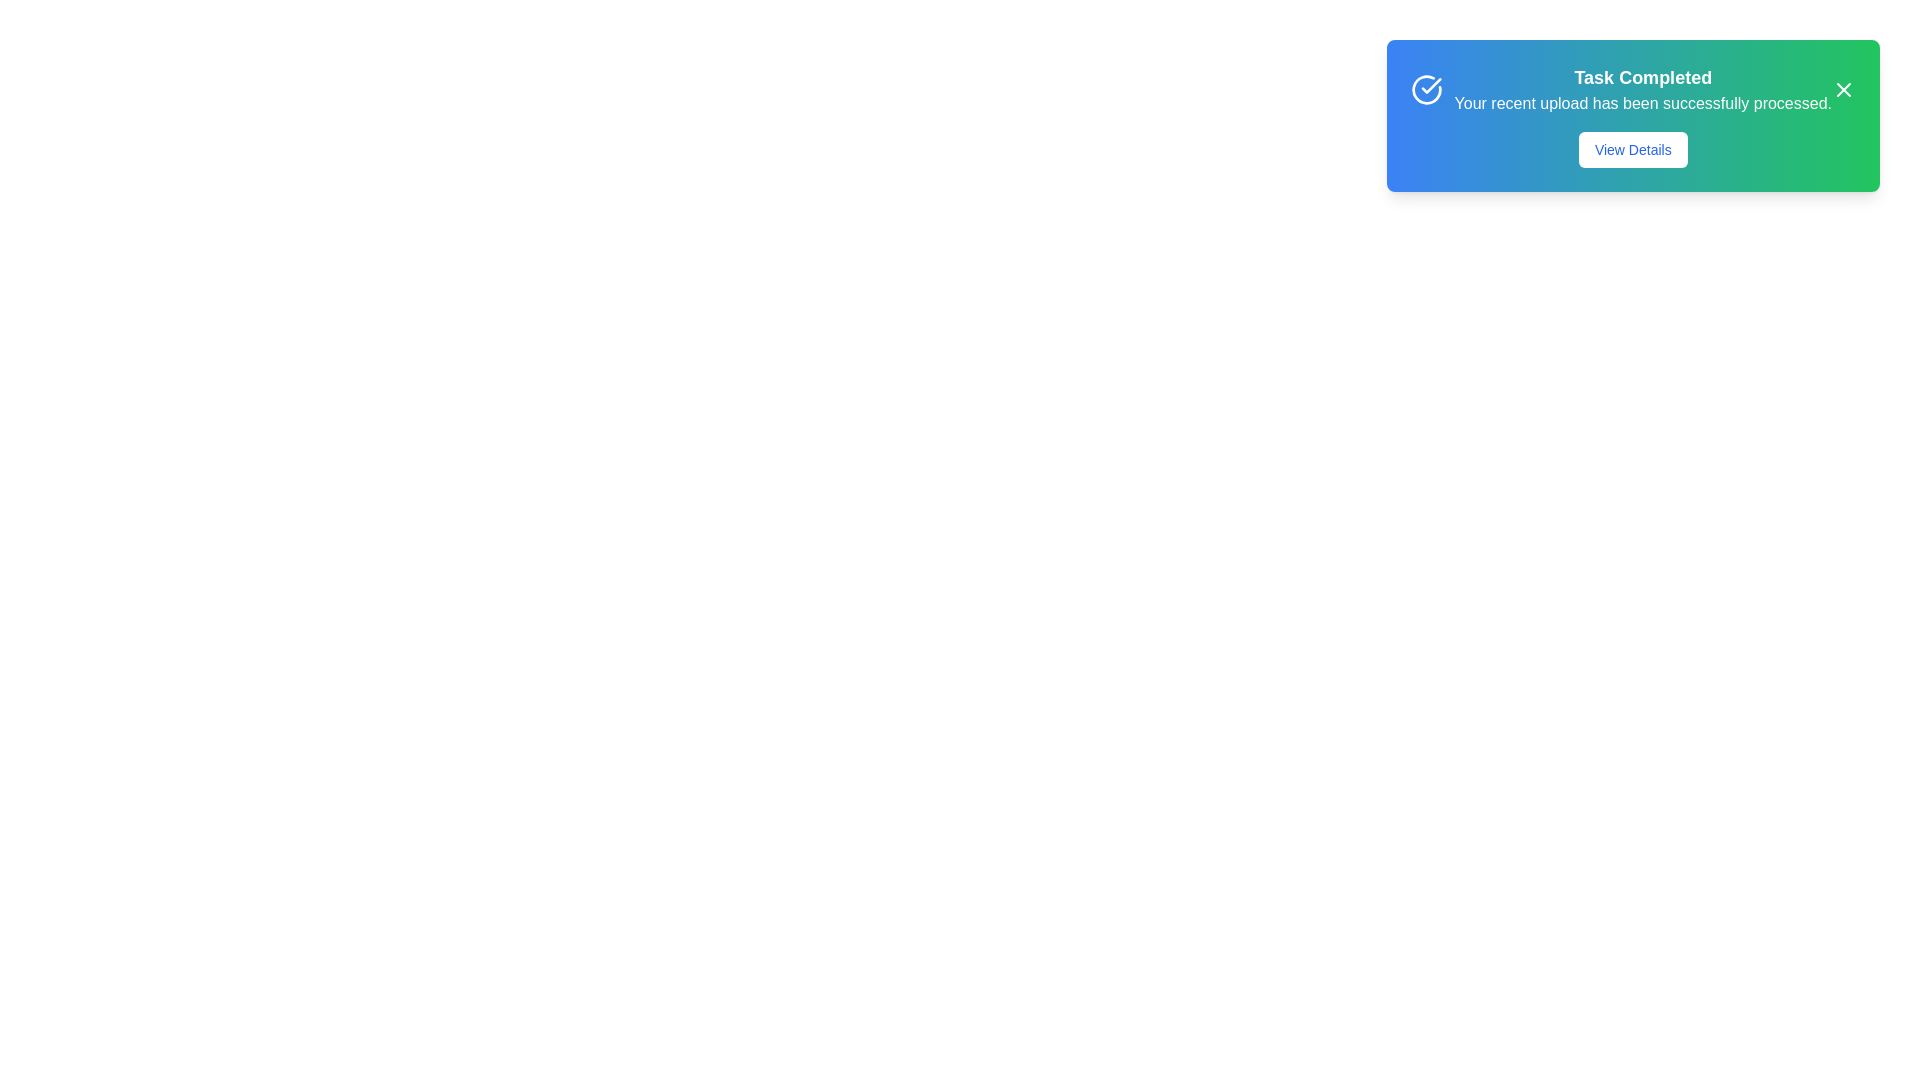  Describe the element at coordinates (1632, 149) in the screenshot. I see `the 'View Details' button` at that location.